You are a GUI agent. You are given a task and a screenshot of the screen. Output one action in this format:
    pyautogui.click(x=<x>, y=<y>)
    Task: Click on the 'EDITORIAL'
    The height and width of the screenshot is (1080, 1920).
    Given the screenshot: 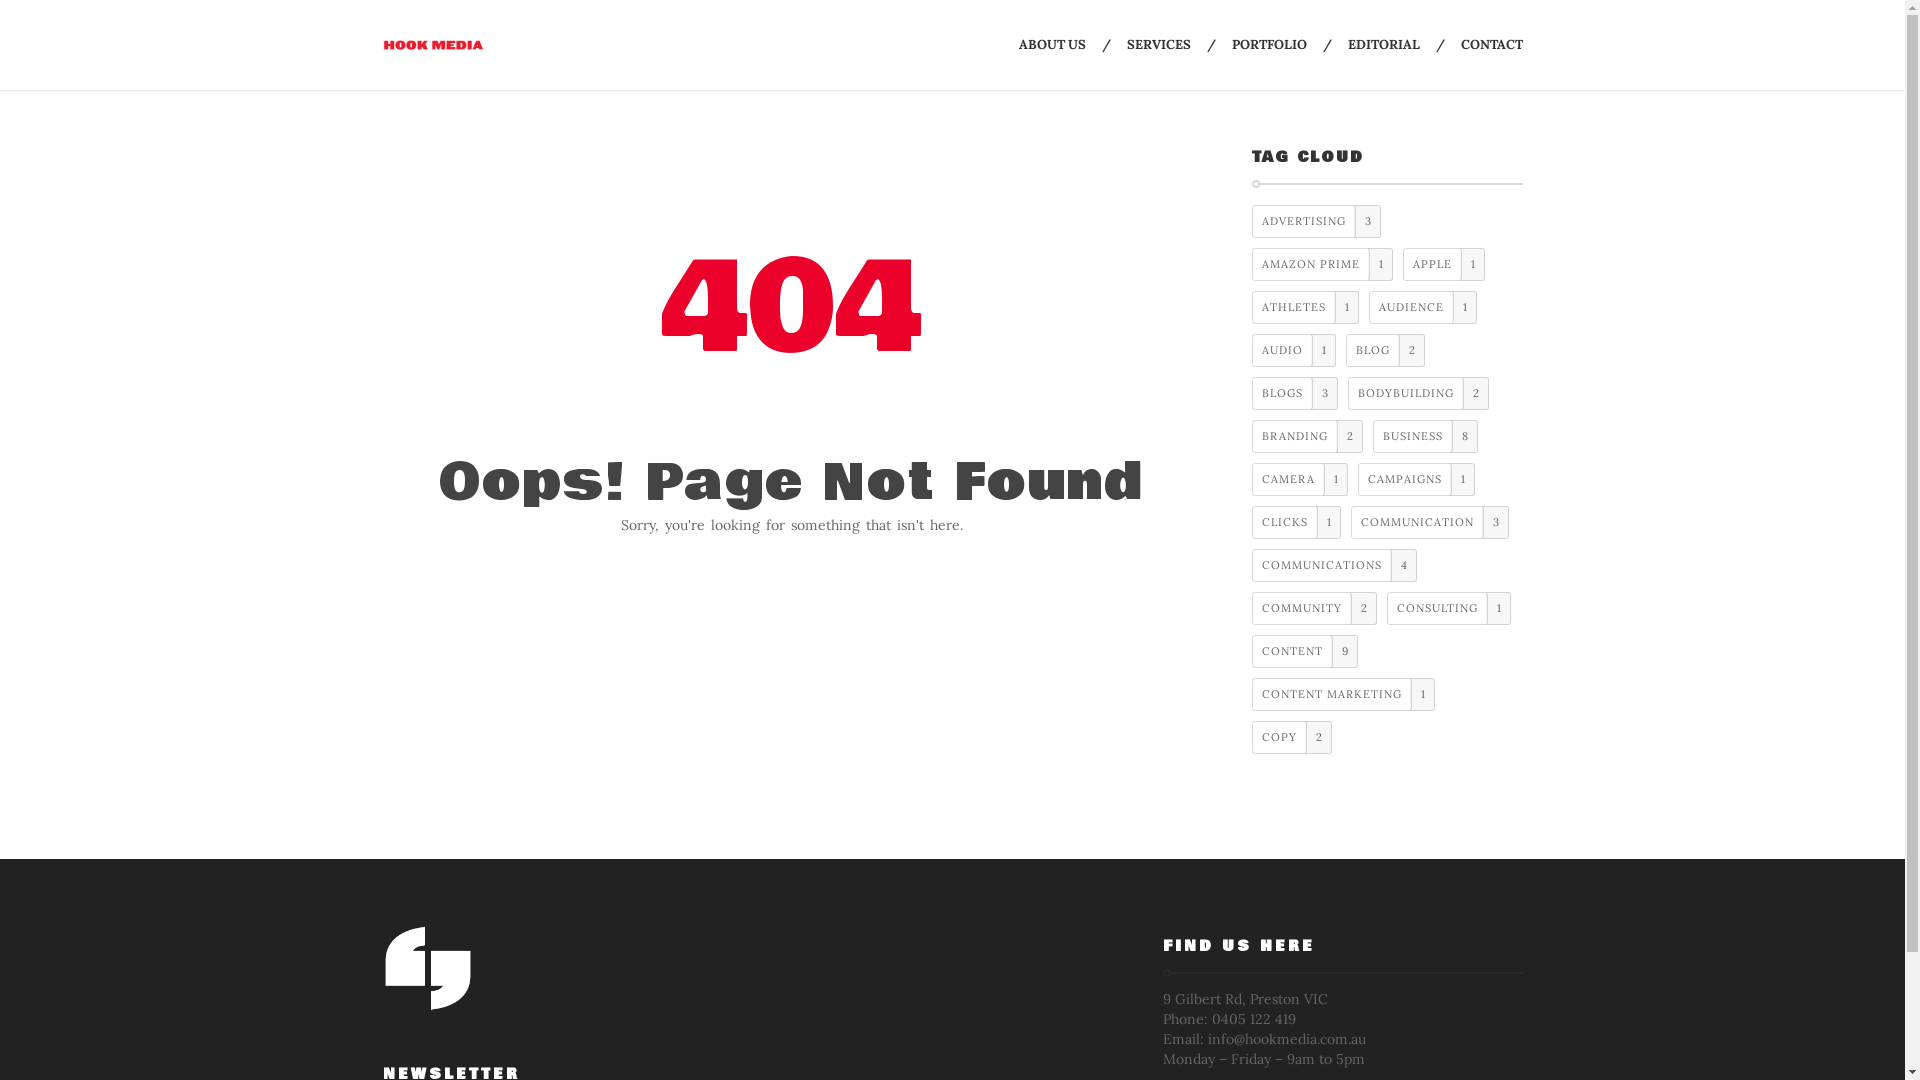 What is the action you would take?
    pyautogui.click(x=1382, y=45)
    